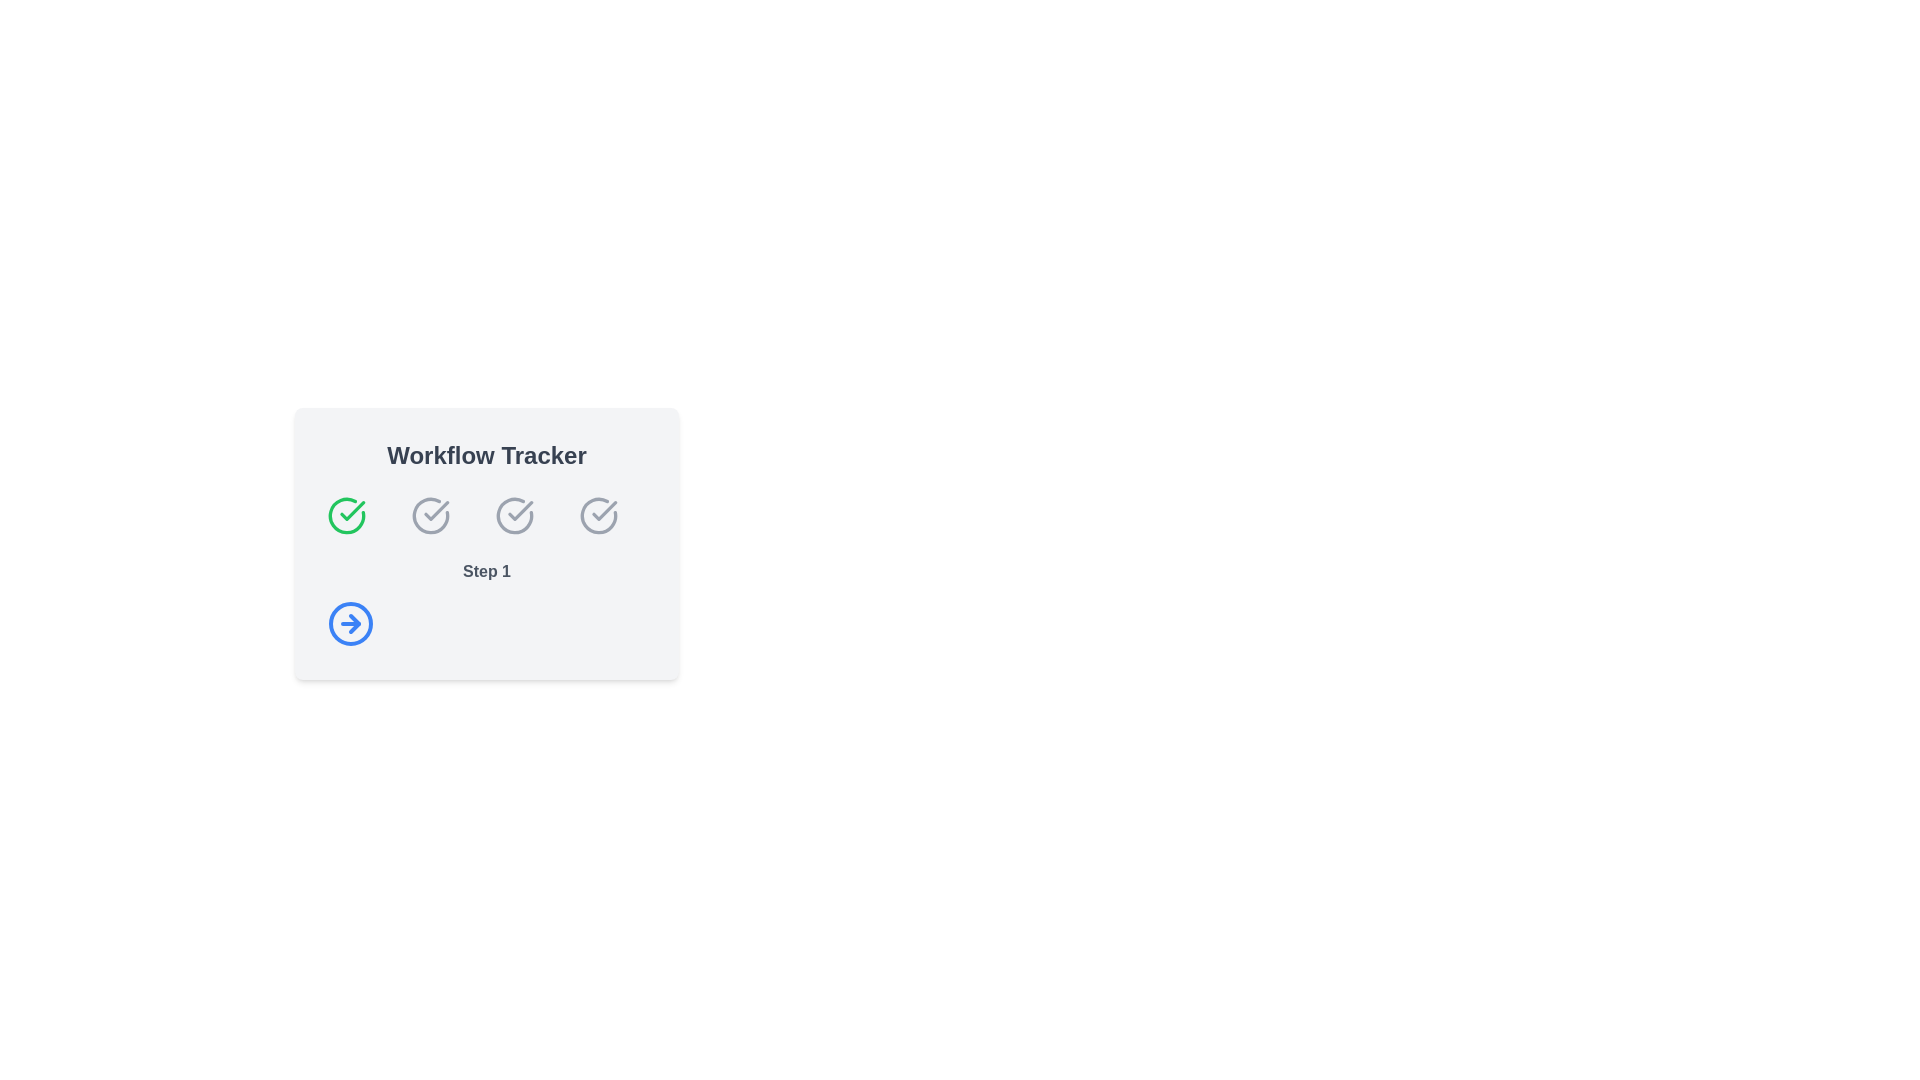 This screenshot has width=1920, height=1080. I want to click on the second icon in the row of four icons inside the 'Workflow Tracker' box, so click(430, 515).